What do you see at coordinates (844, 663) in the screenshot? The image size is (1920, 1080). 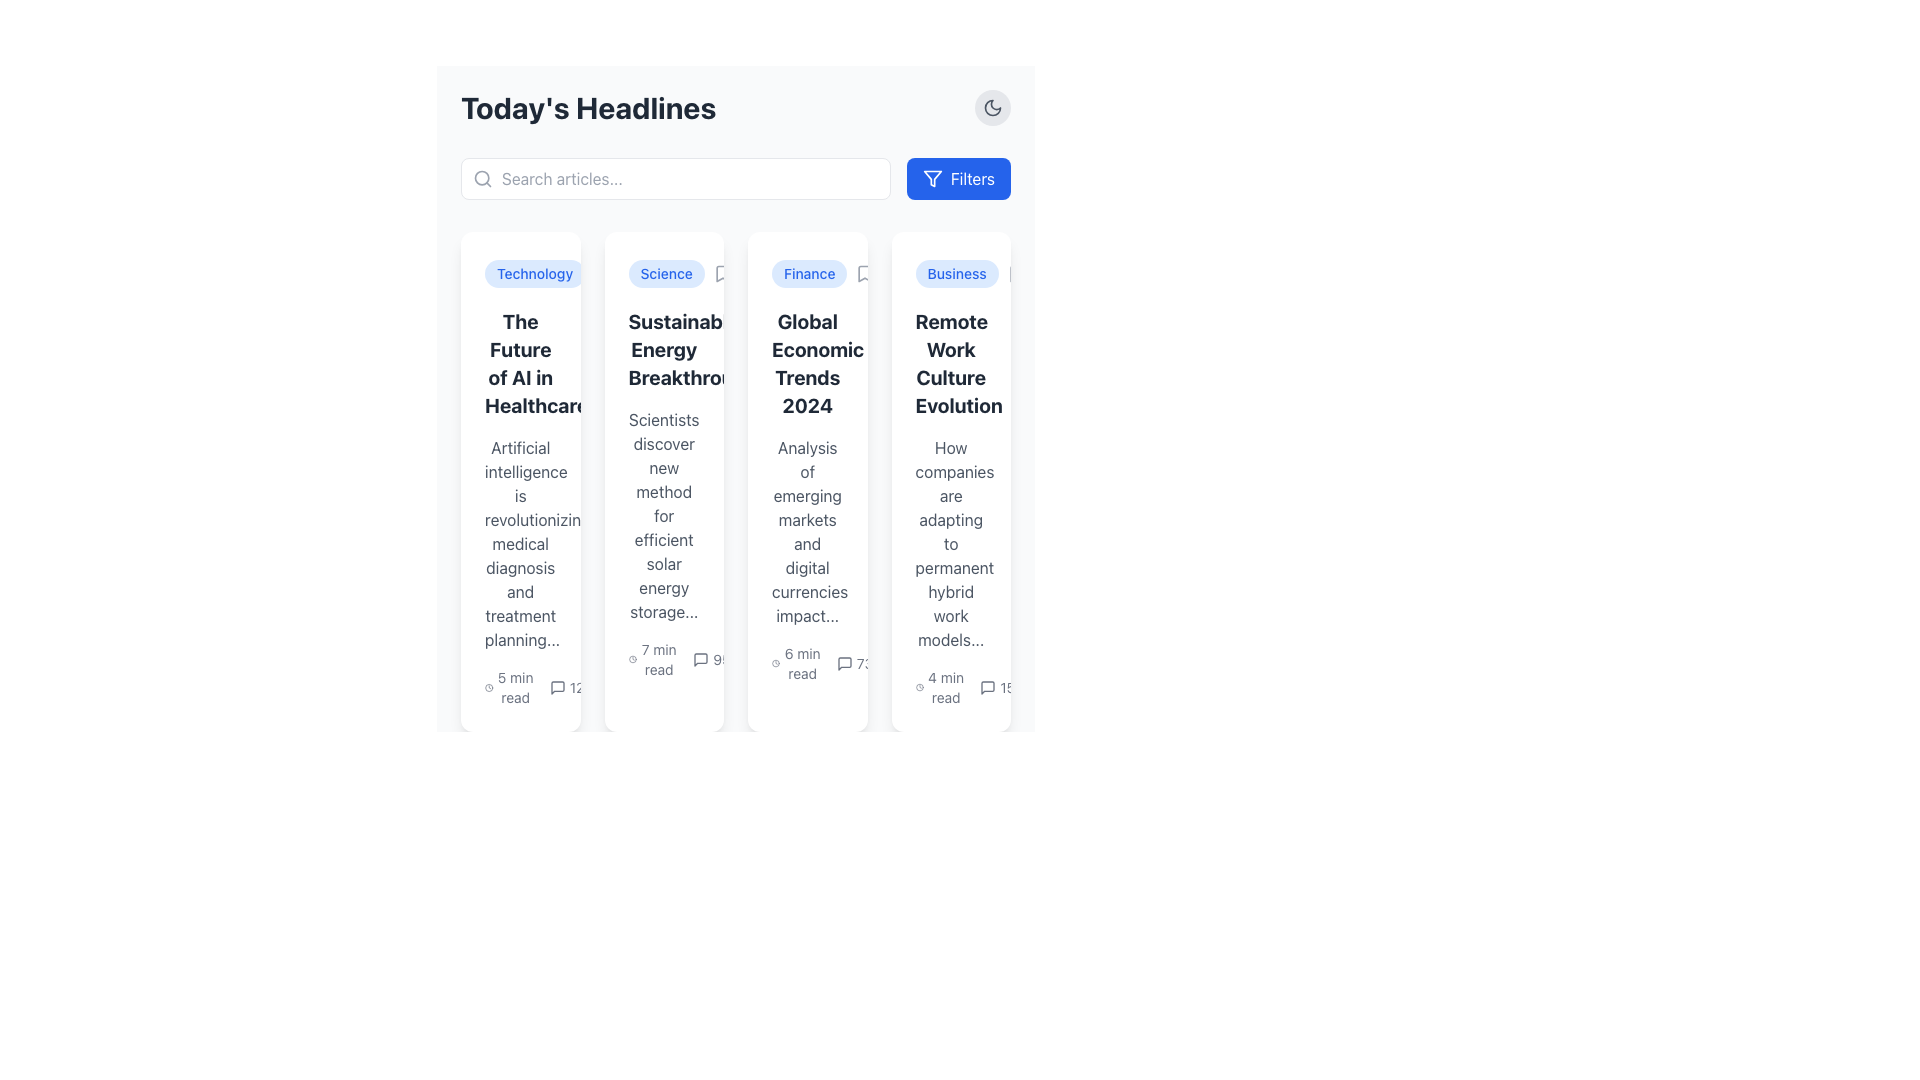 I see `the comments icon located in the bottom-right corner of the 'Global Economic Trends 2024' content block, which indicates the number of comments or messages related to this content` at bounding box center [844, 663].